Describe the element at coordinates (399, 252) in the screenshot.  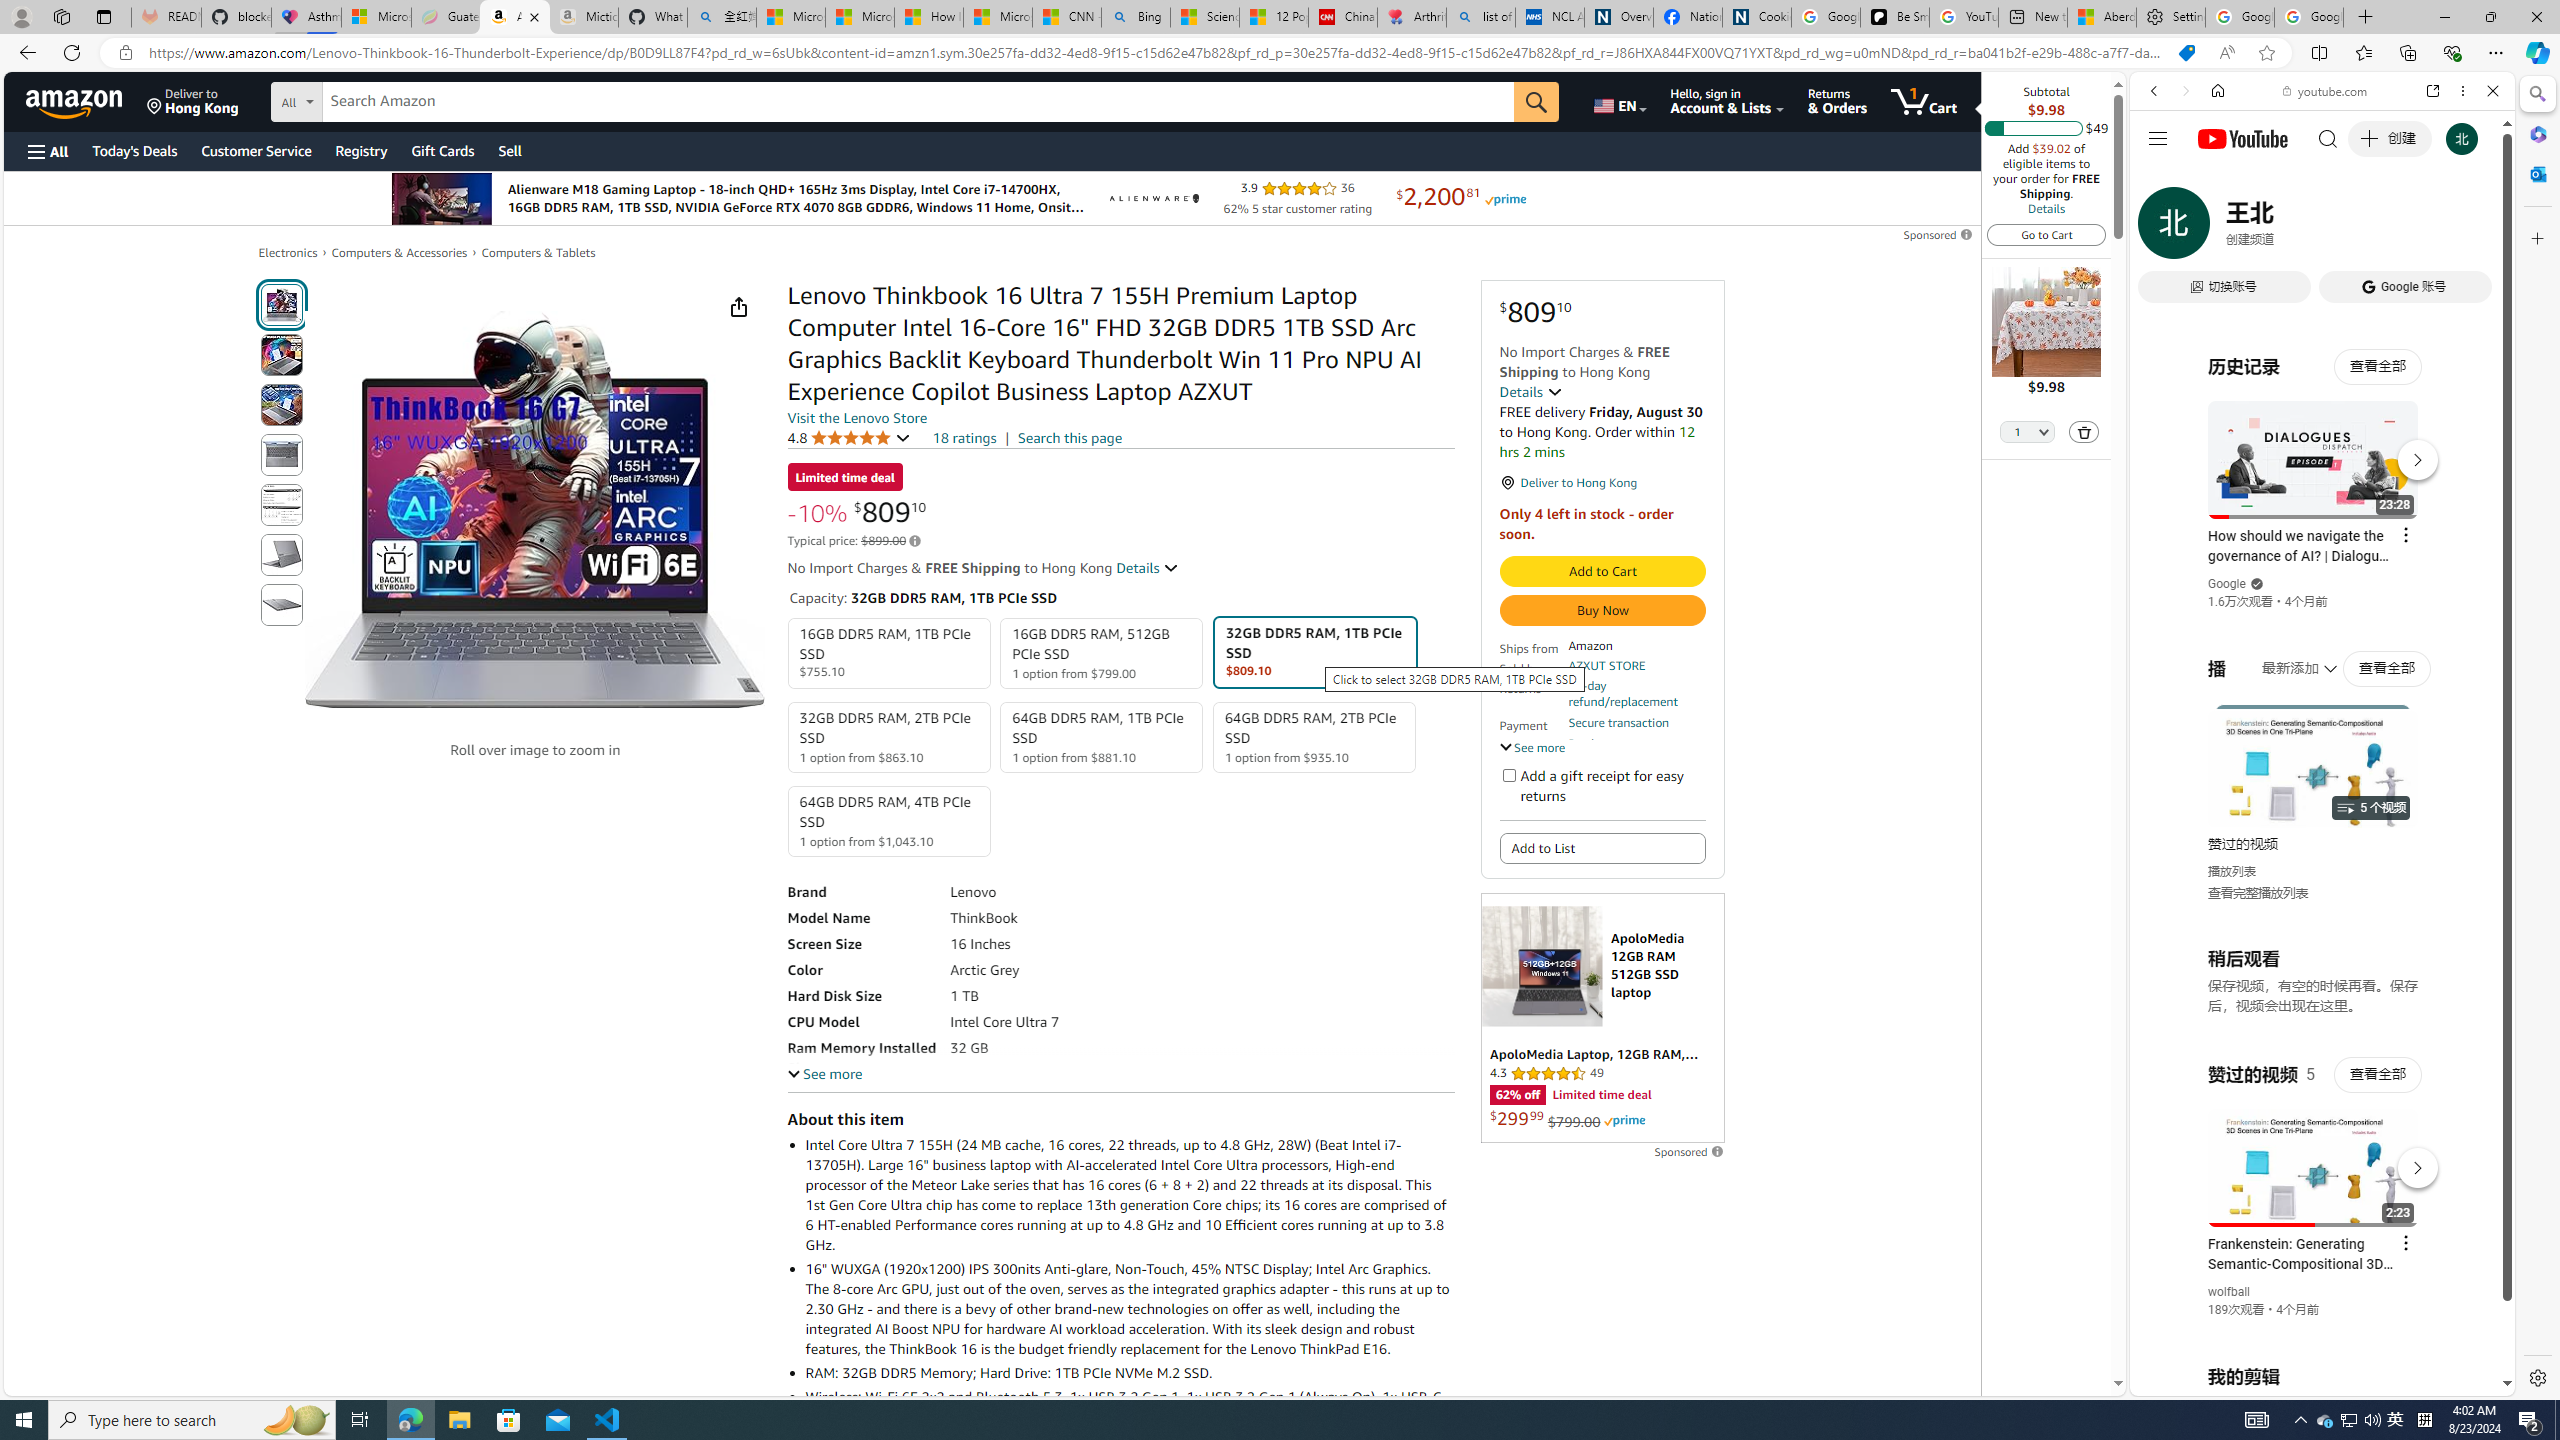
I see `'Computers & Accessories'` at that location.